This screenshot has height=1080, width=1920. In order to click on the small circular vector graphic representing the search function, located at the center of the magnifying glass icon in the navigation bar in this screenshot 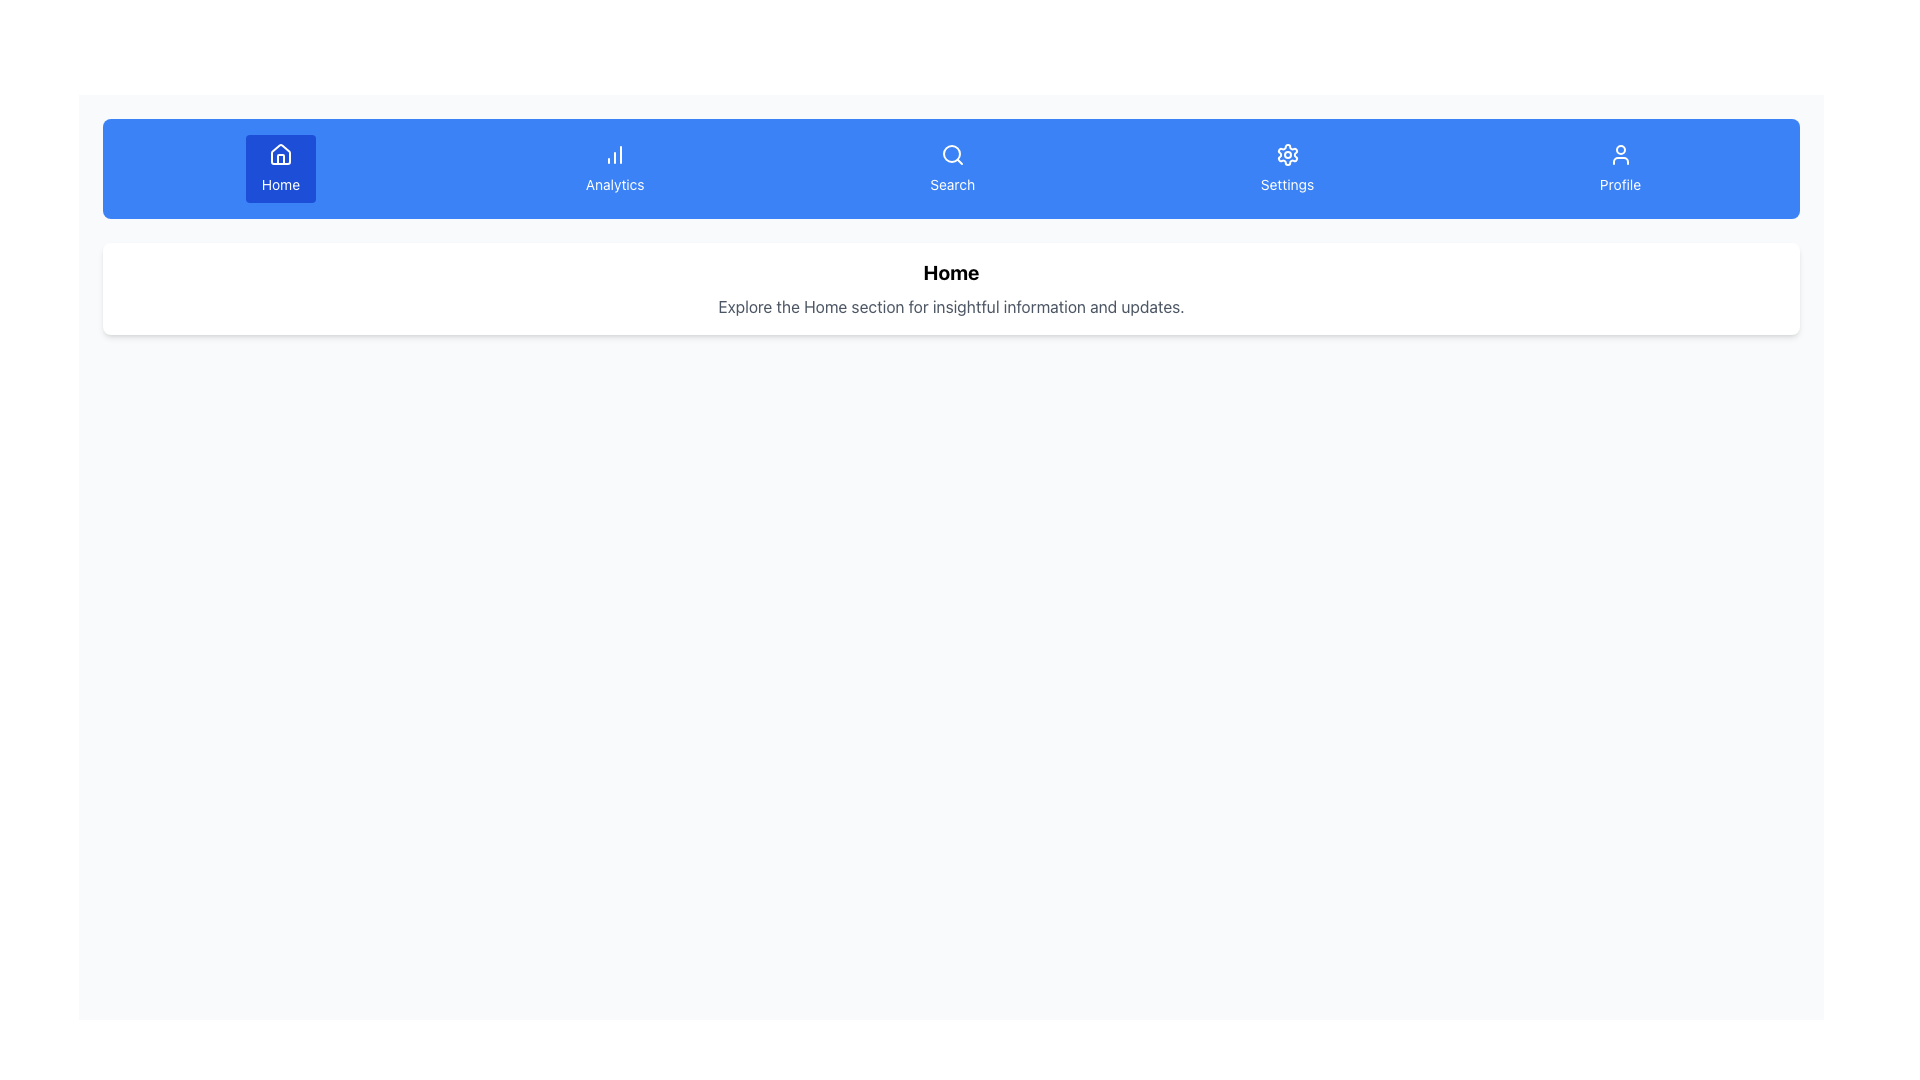, I will do `click(950, 153)`.